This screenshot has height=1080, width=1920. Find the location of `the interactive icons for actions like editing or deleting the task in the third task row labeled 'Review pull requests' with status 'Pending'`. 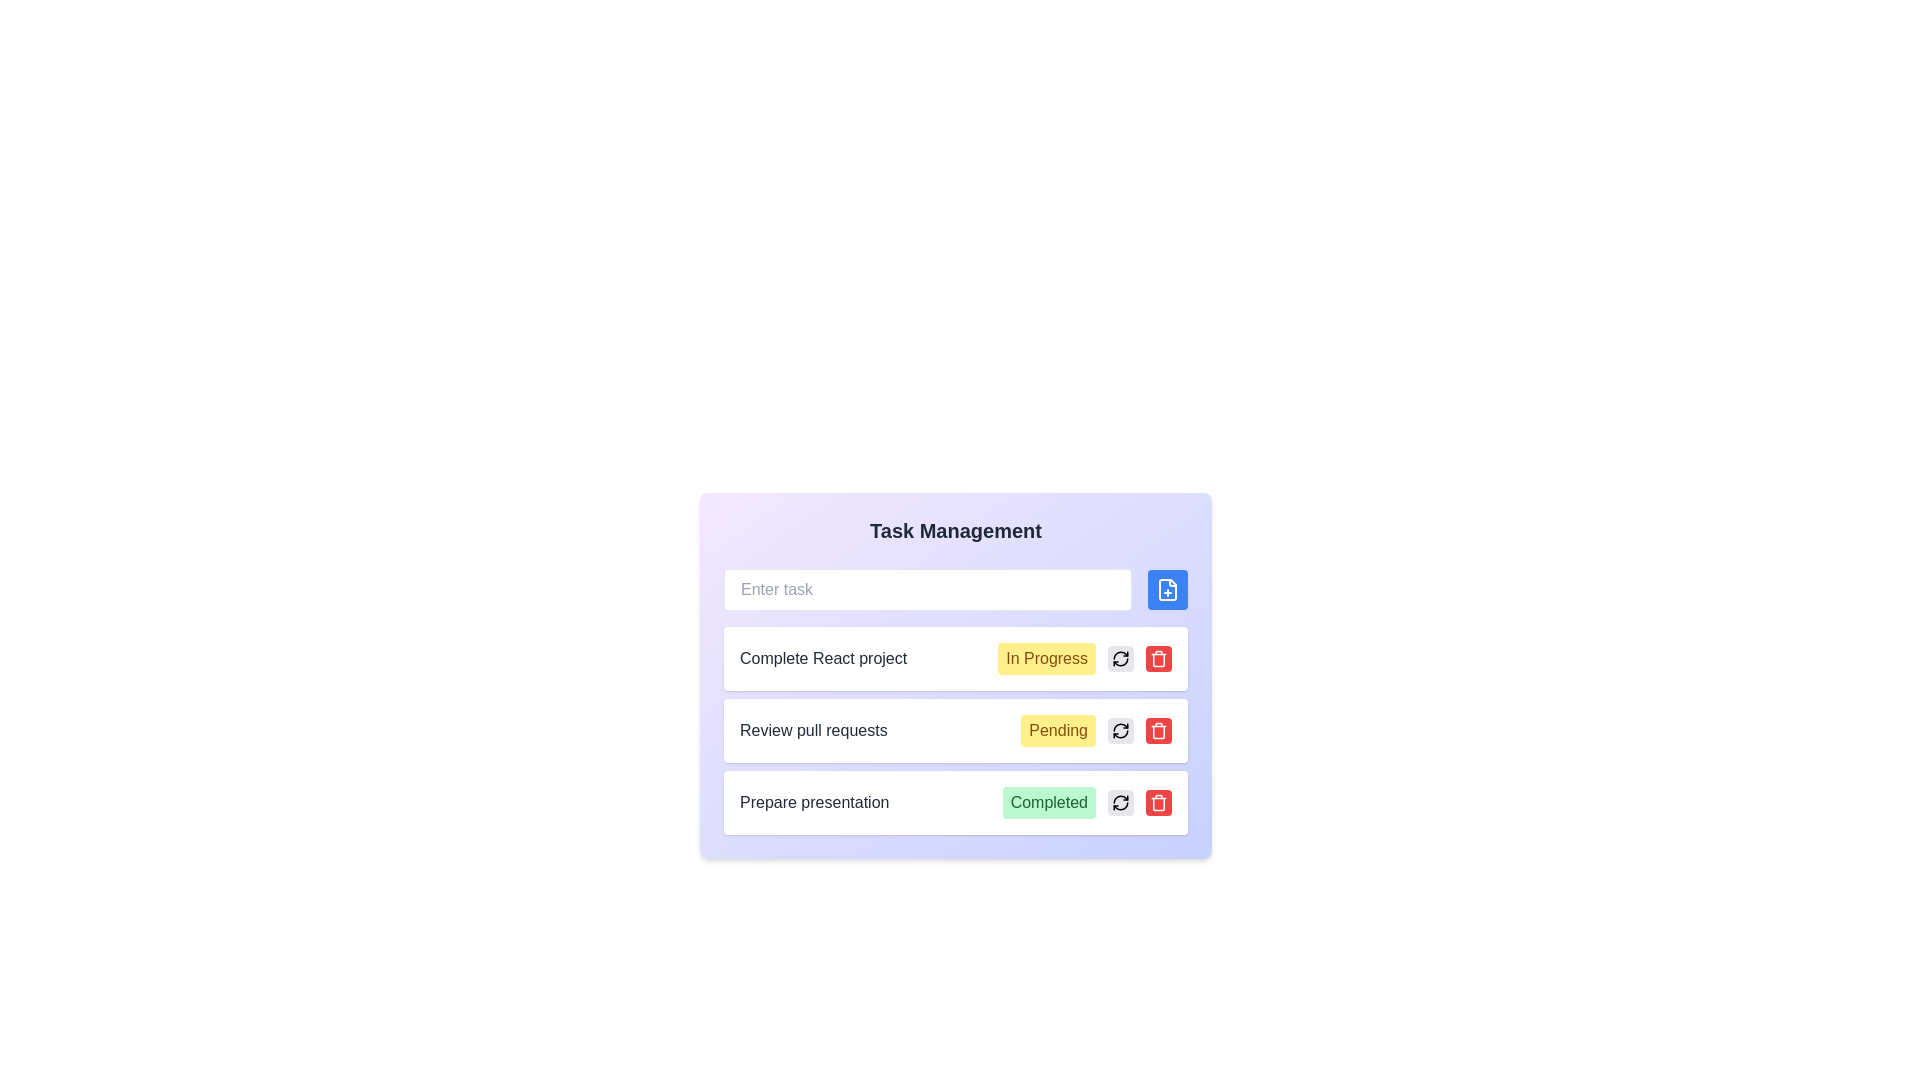

the interactive icons for actions like editing or deleting the task in the third task row labeled 'Review pull requests' with status 'Pending' is located at coordinates (954, 731).